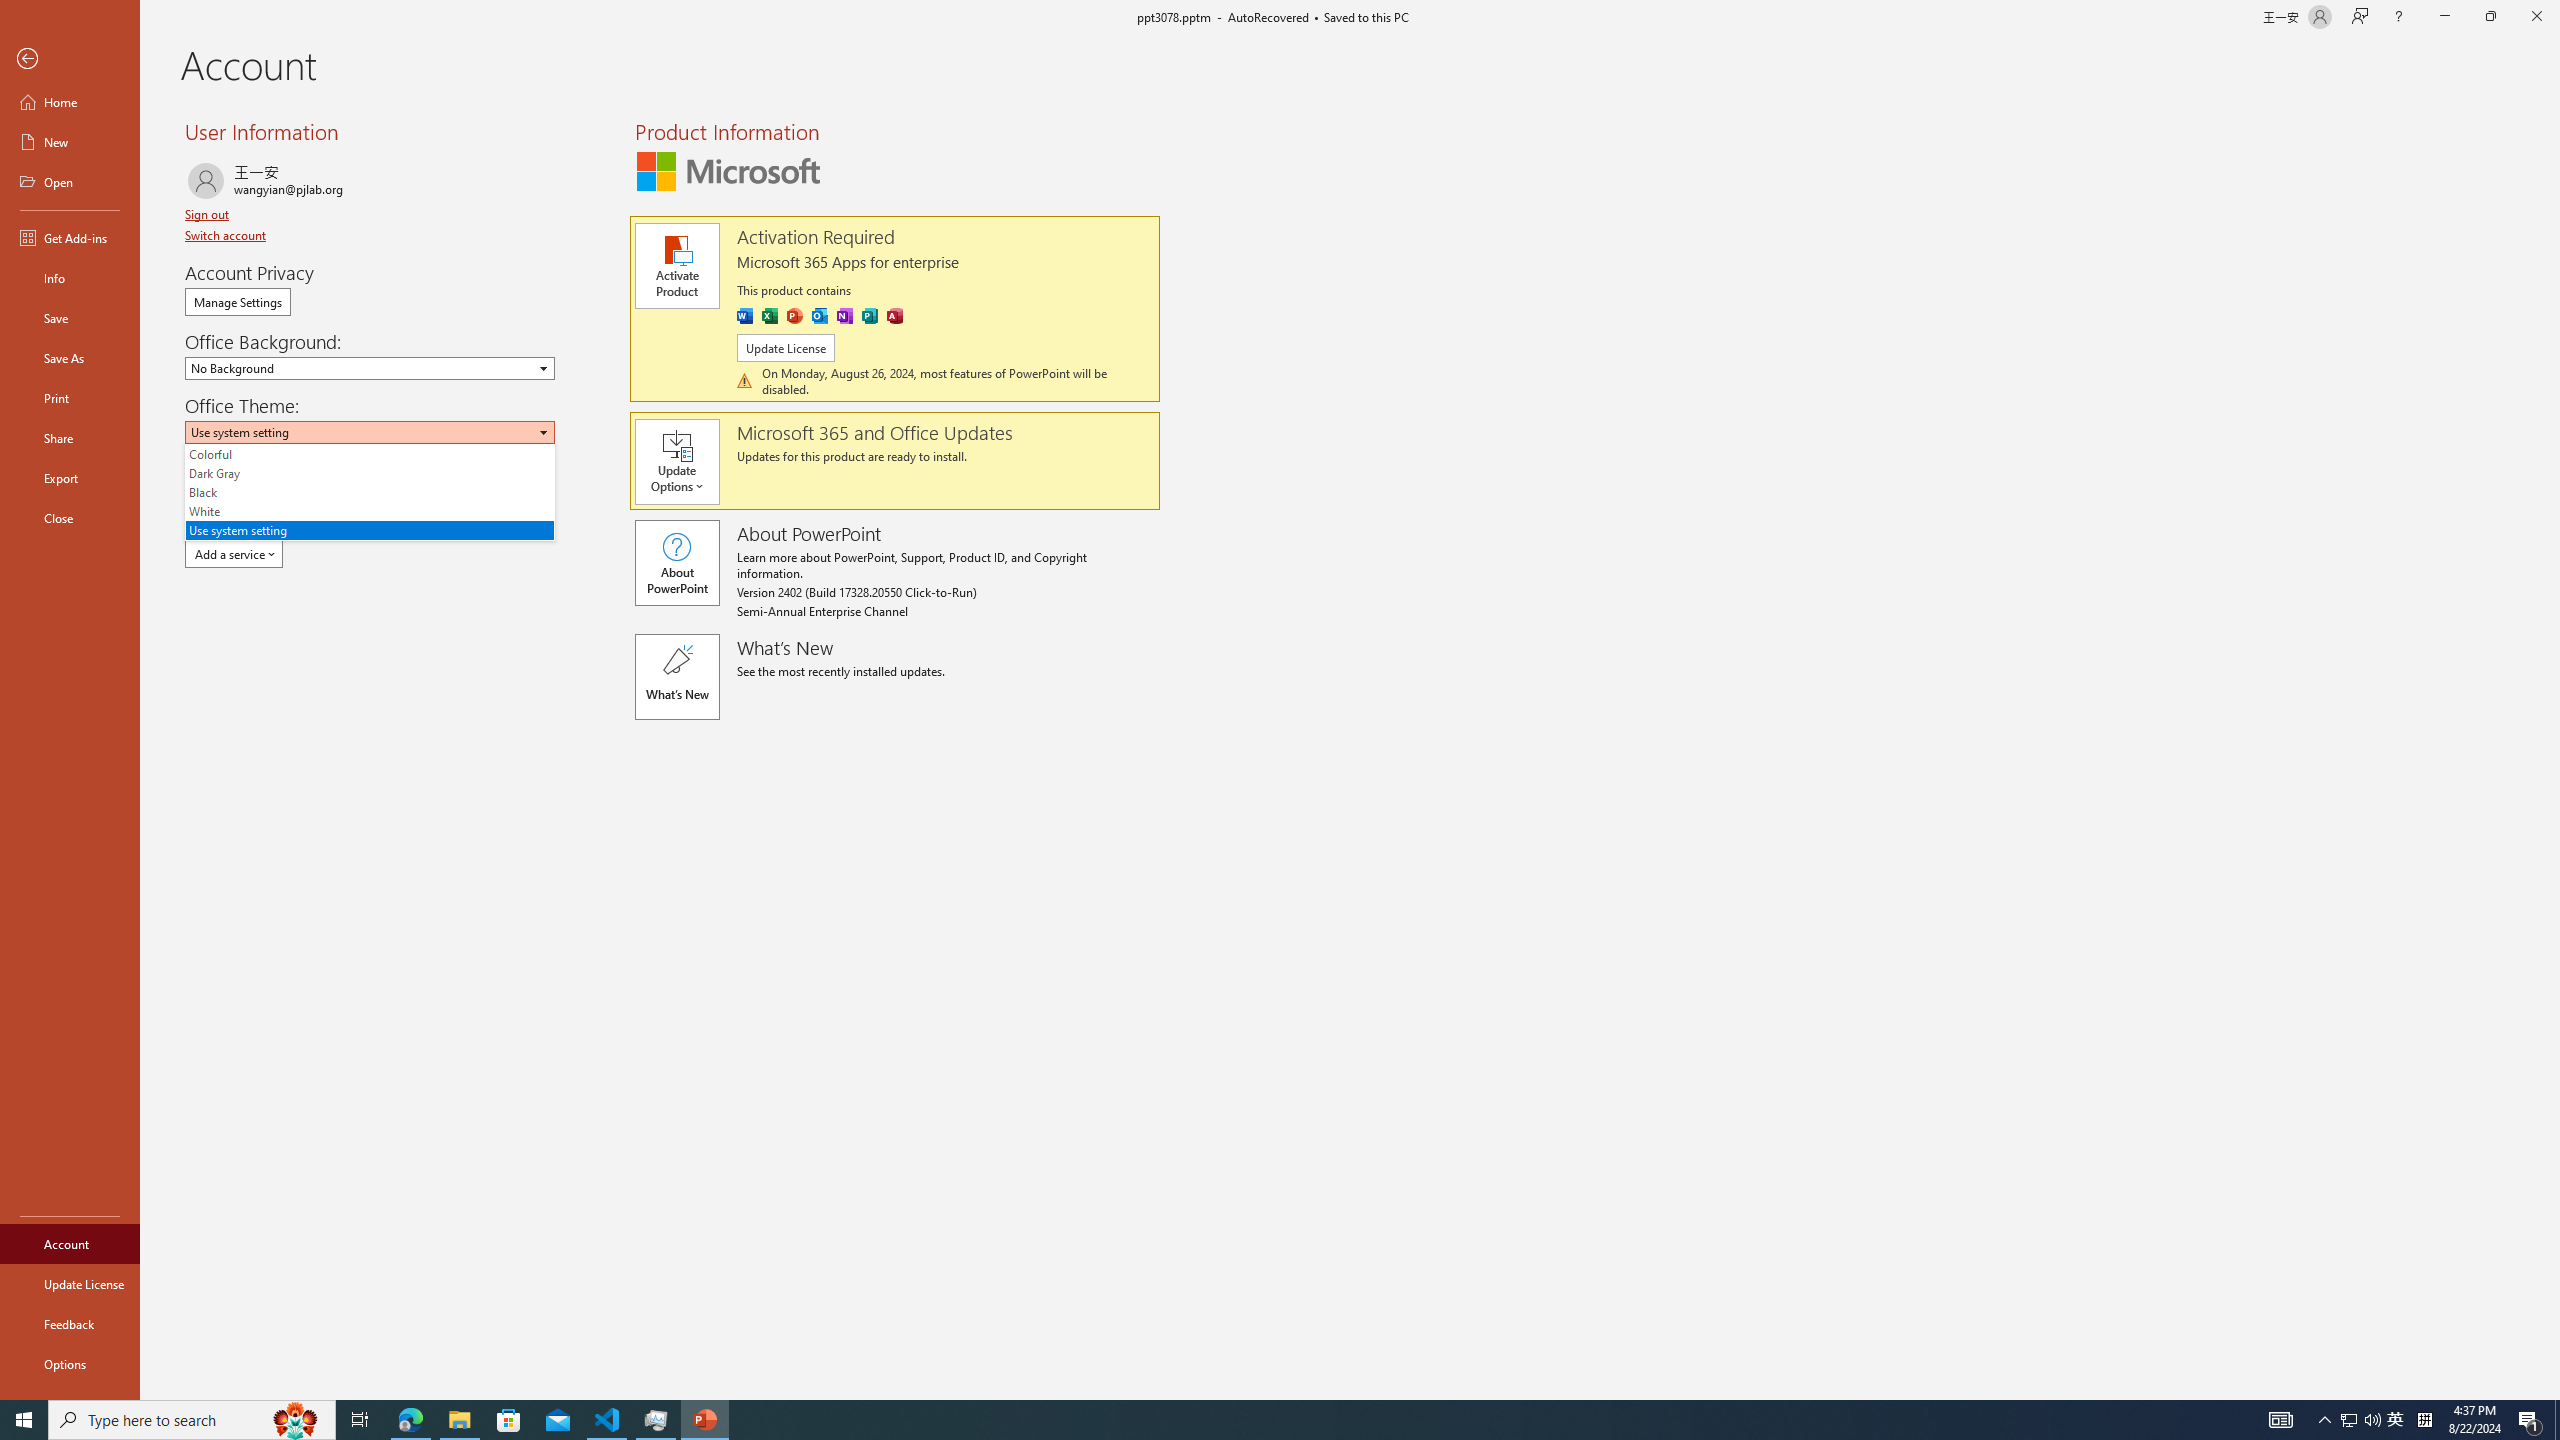 The height and width of the screenshot is (1440, 2560). Describe the element at coordinates (2424, 1418) in the screenshot. I see `'Tray Input Indicator - Chinese (Simplified, China)'` at that location.